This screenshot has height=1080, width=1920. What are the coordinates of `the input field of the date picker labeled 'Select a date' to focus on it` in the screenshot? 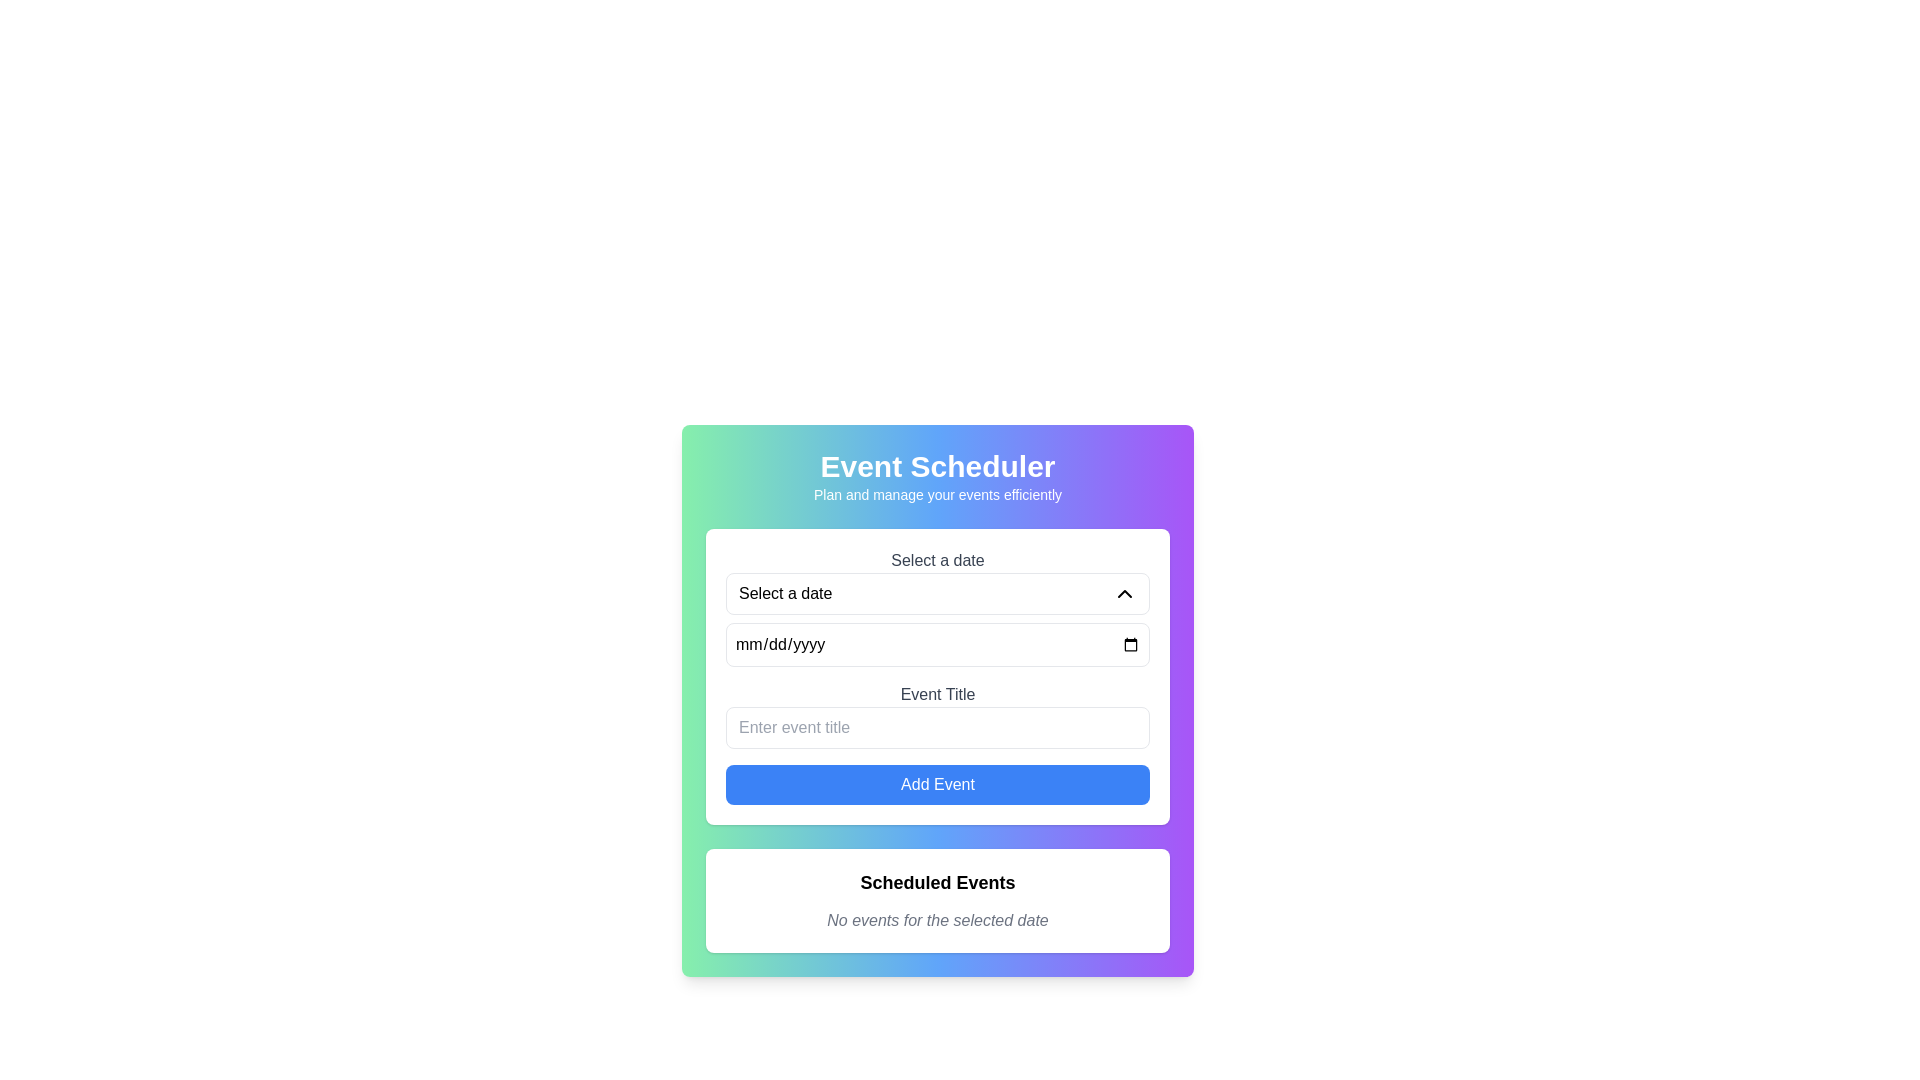 It's located at (936, 607).